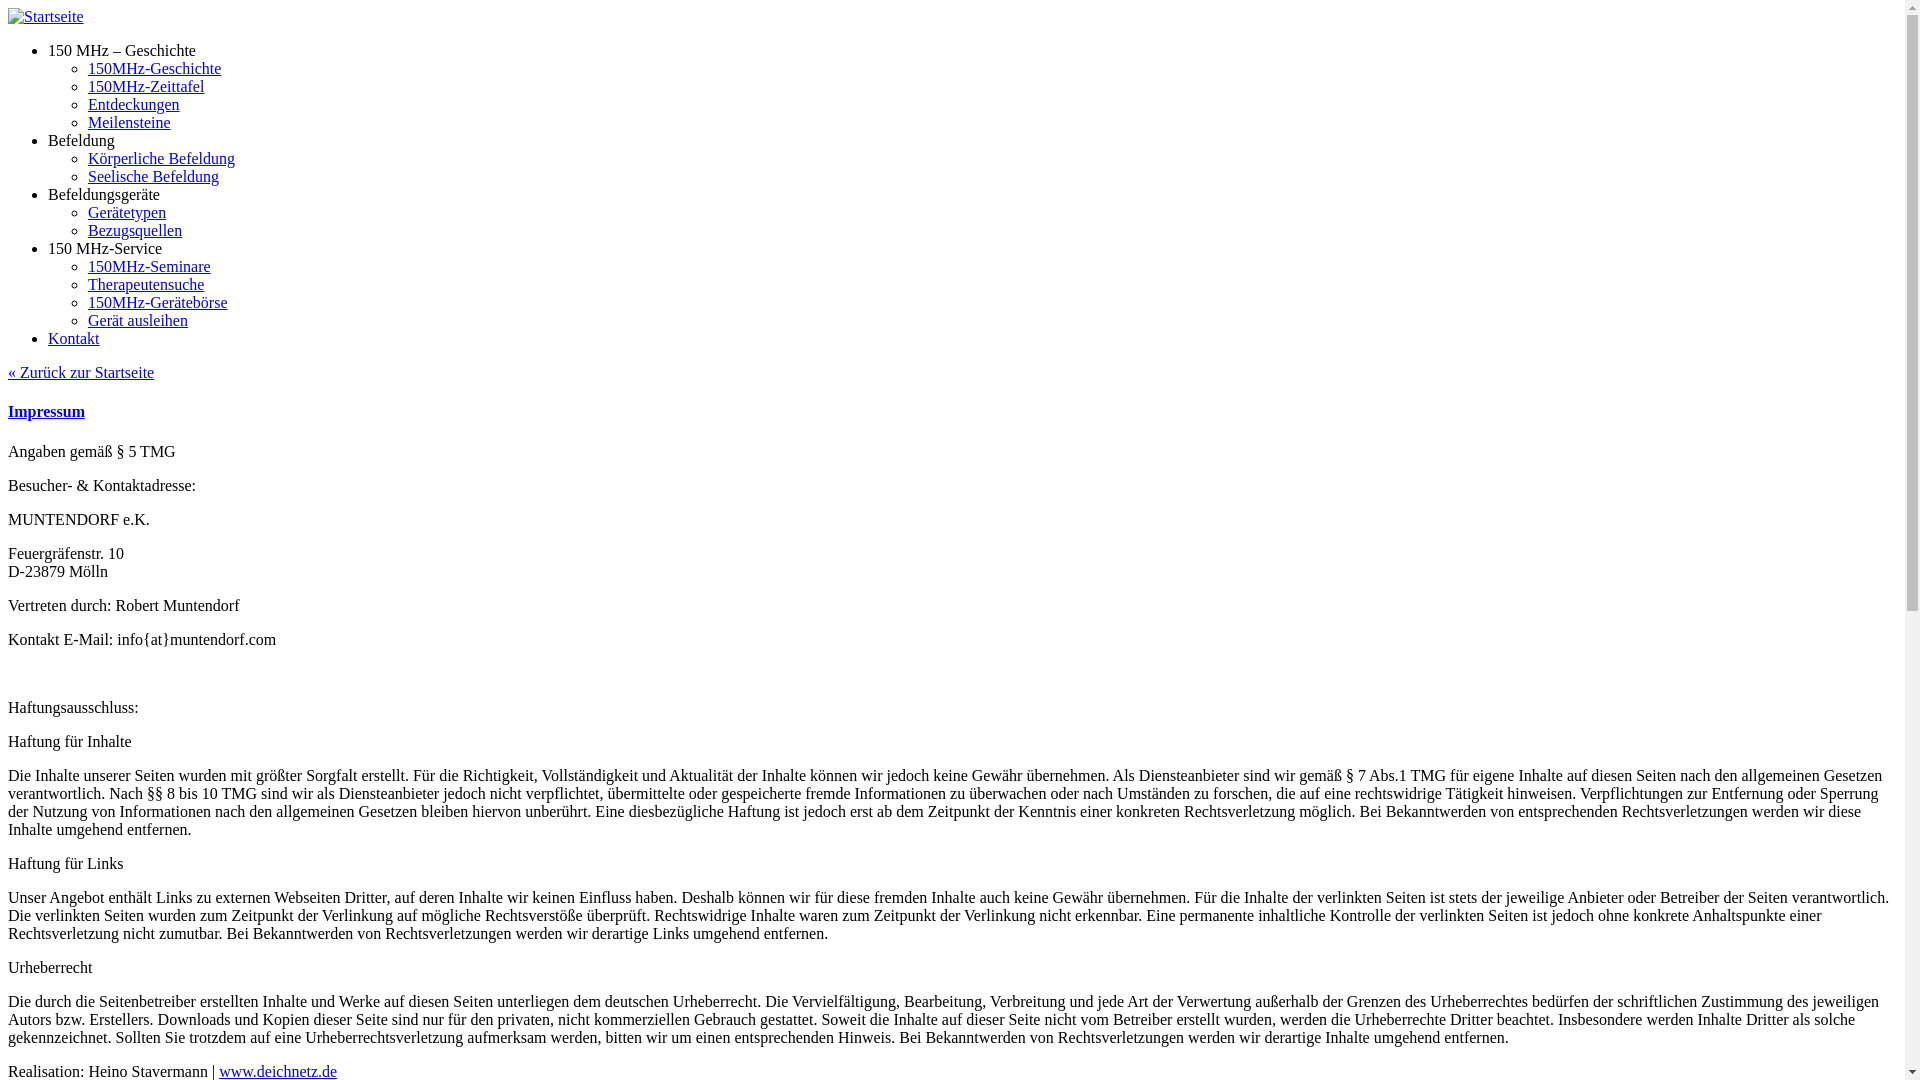 This screenshot has height=1080, width=1920. I want to click on 'Entdeckungen', so click(133, 104).